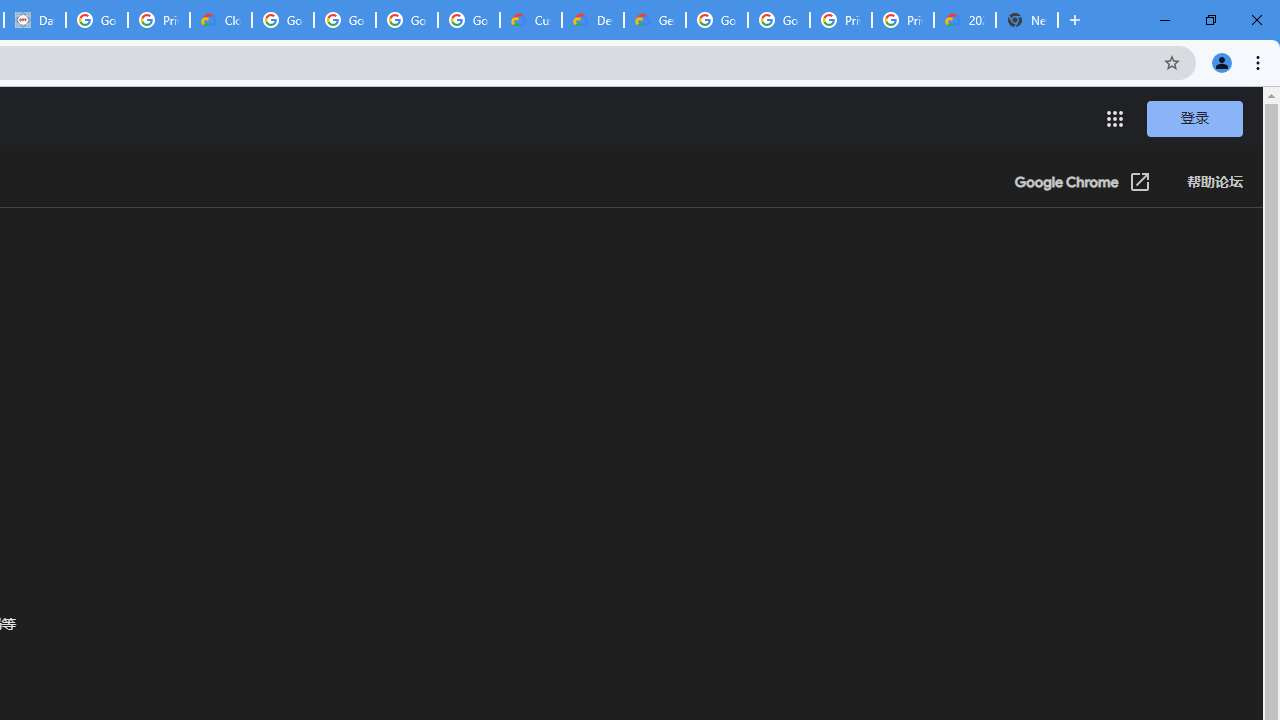 This screenshot has width=1280, height=720. I want to click on 'New Tab', so click(1027, 20).